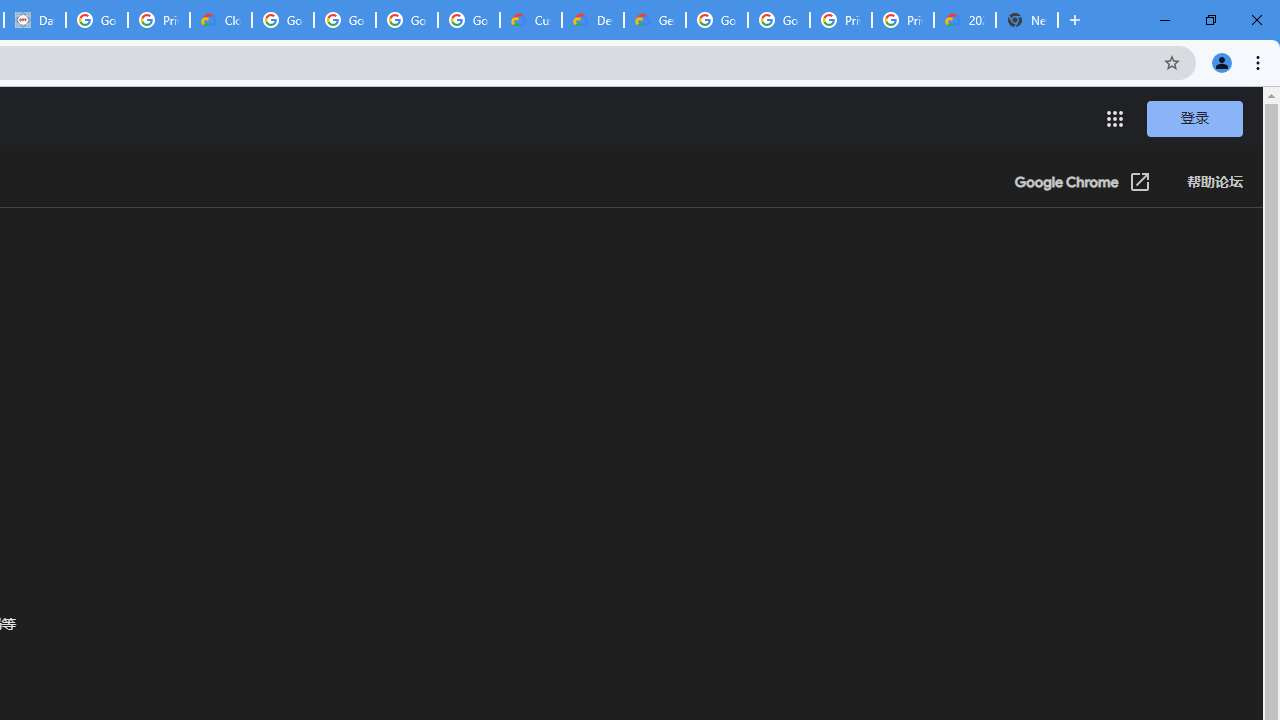 This screenshot has width=1280, height=720. I want to click on 'New Tab', so click(1027, 20).